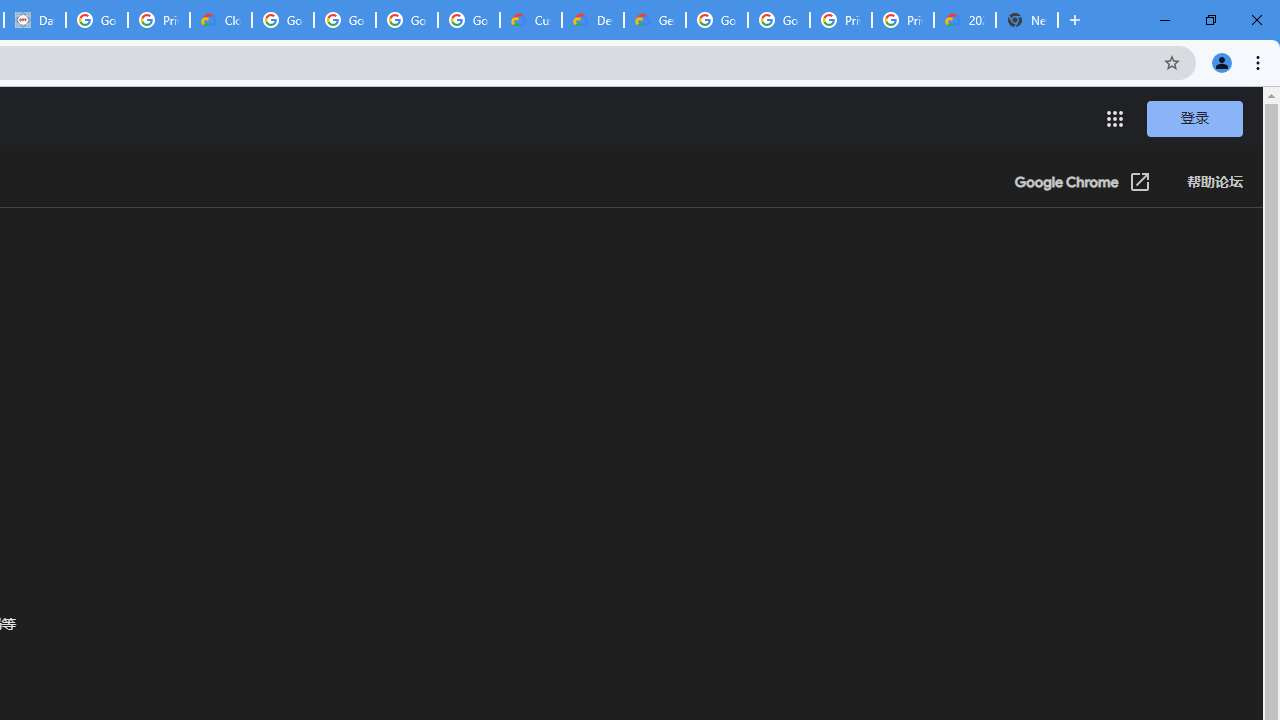 This screenshot has width=1280, height=720. I want to click on 'New Tab', so click(1027, 20).